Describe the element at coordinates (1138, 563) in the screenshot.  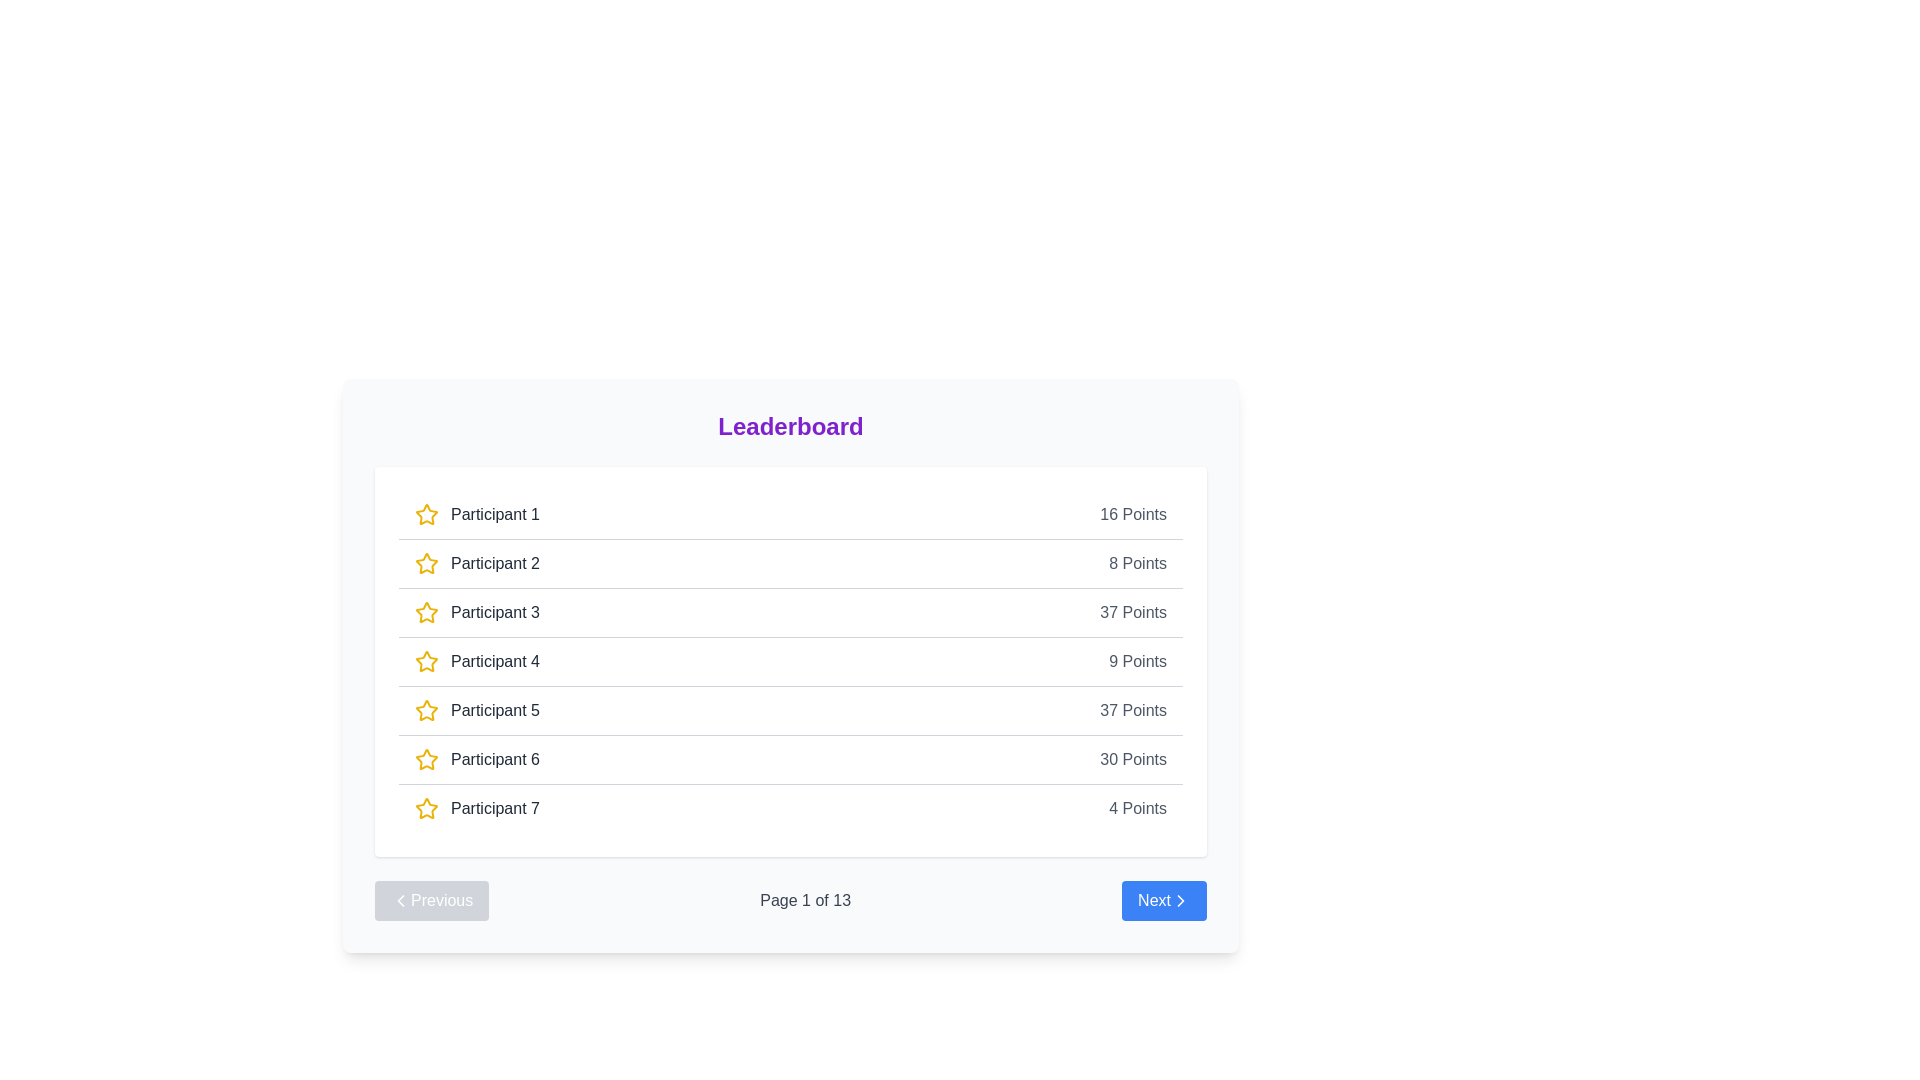
I see `the static text display showing '8 Points' in the leaderboard interface, located in the rightmost column of the second row` at that location.